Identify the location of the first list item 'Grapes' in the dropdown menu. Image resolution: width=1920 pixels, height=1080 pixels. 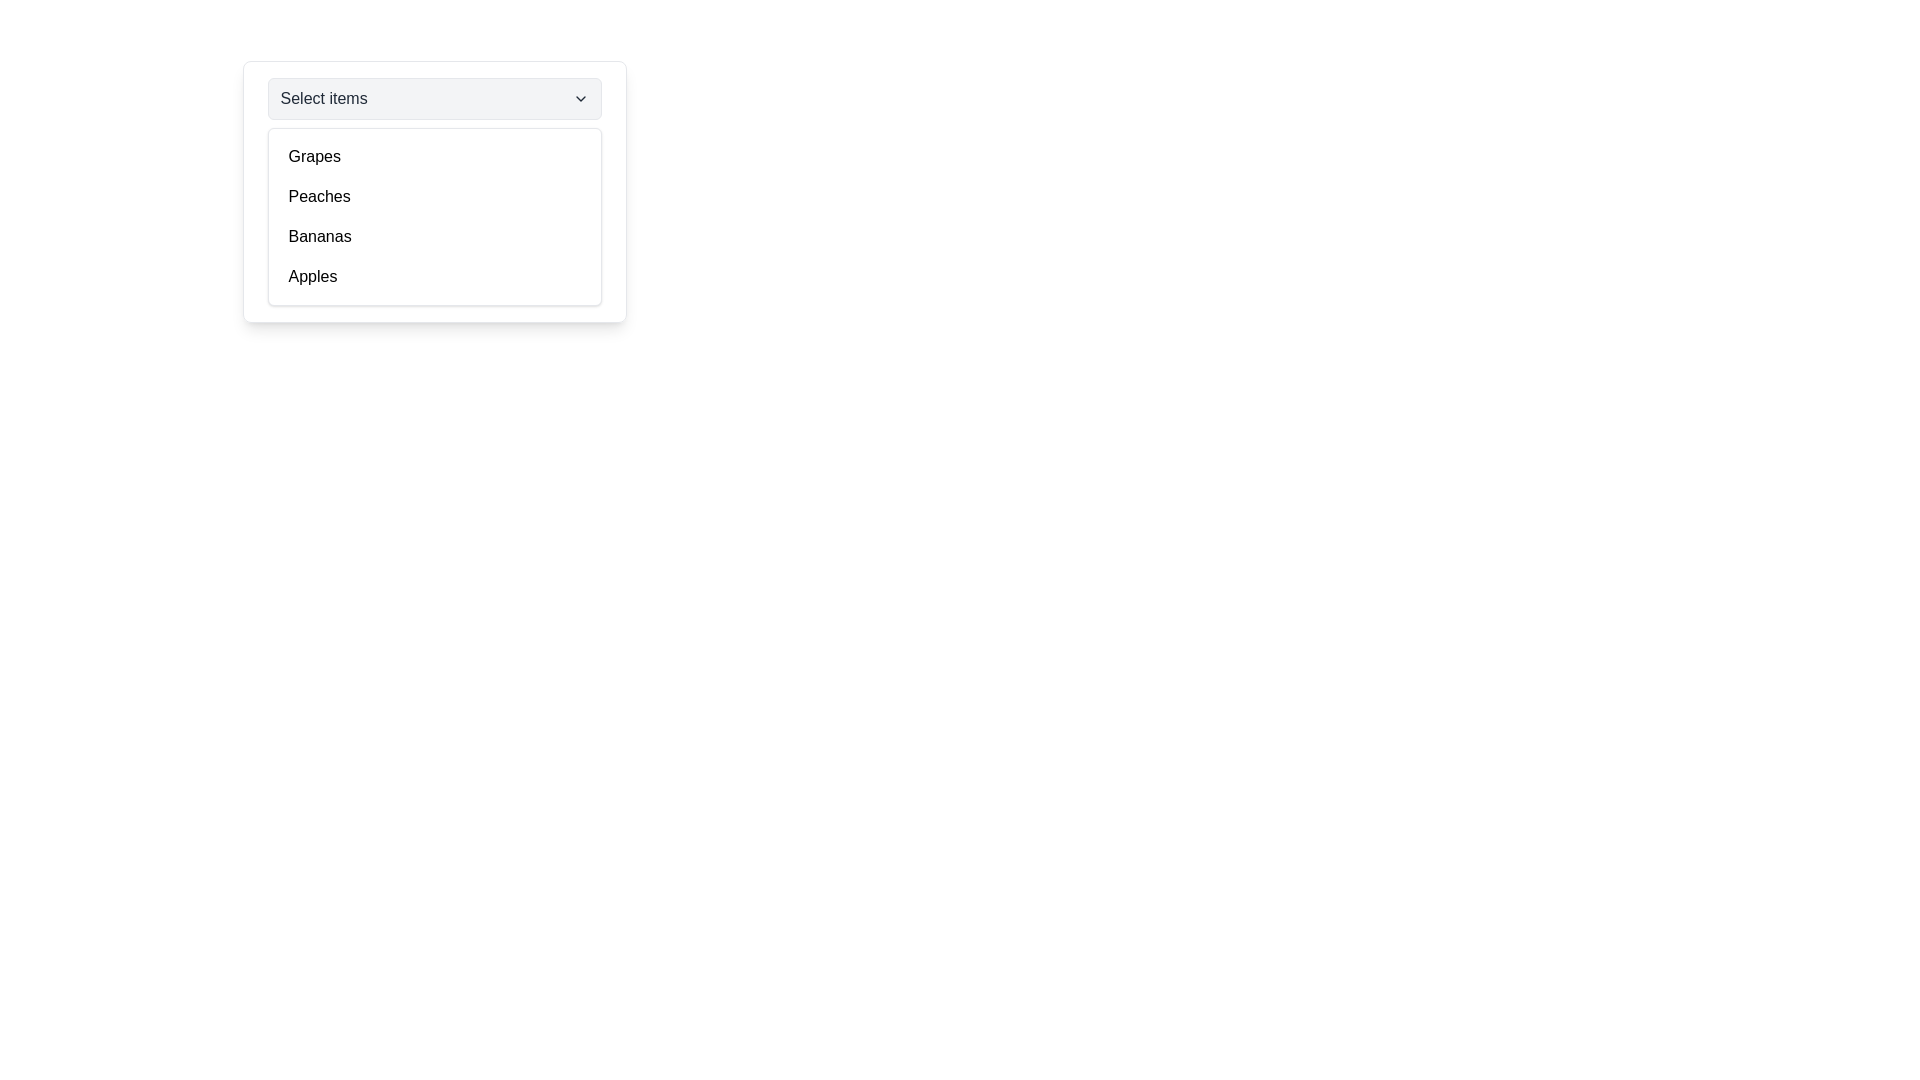
(433, 156).